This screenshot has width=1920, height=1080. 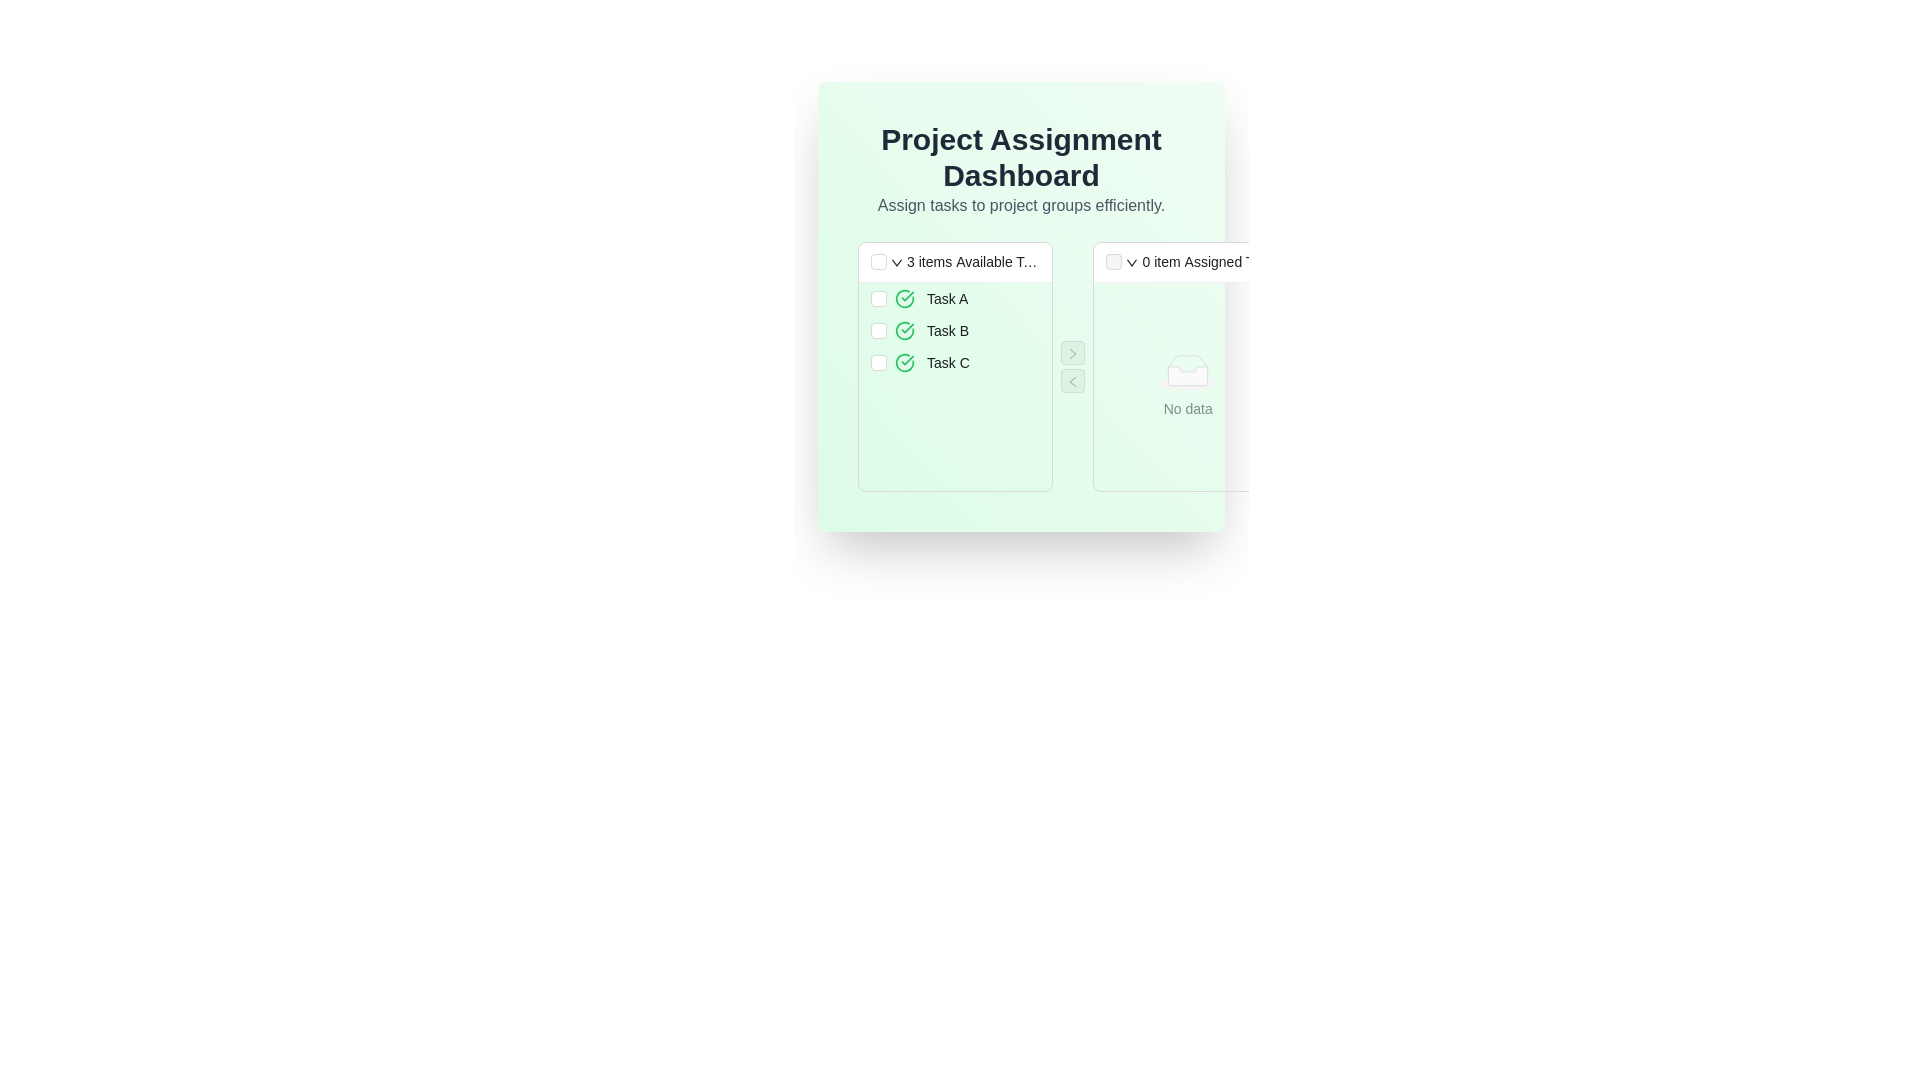 I want to click on the checkbox associated with 'Task C', so click(x=878, y=362).